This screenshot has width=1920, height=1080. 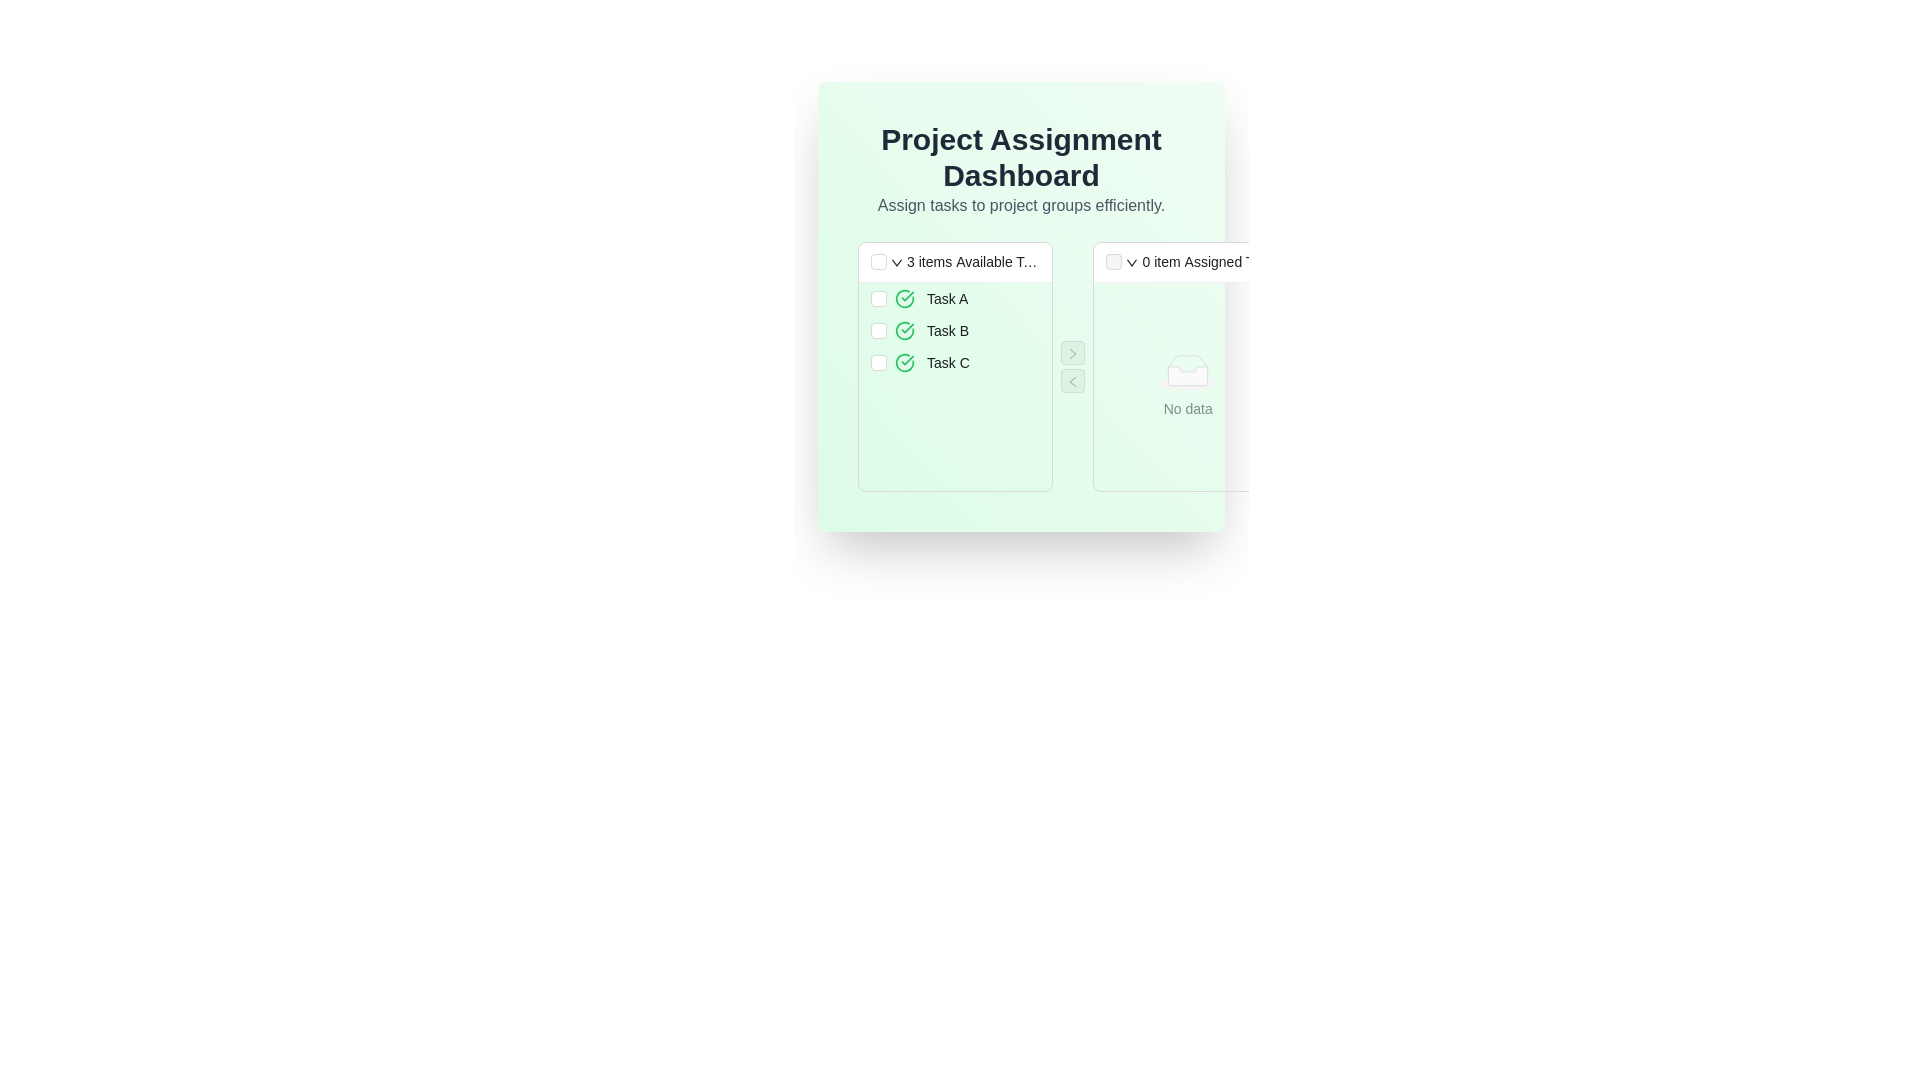 I want to click on the checkbox associated with 'Task C', so click(x=878, y=362).